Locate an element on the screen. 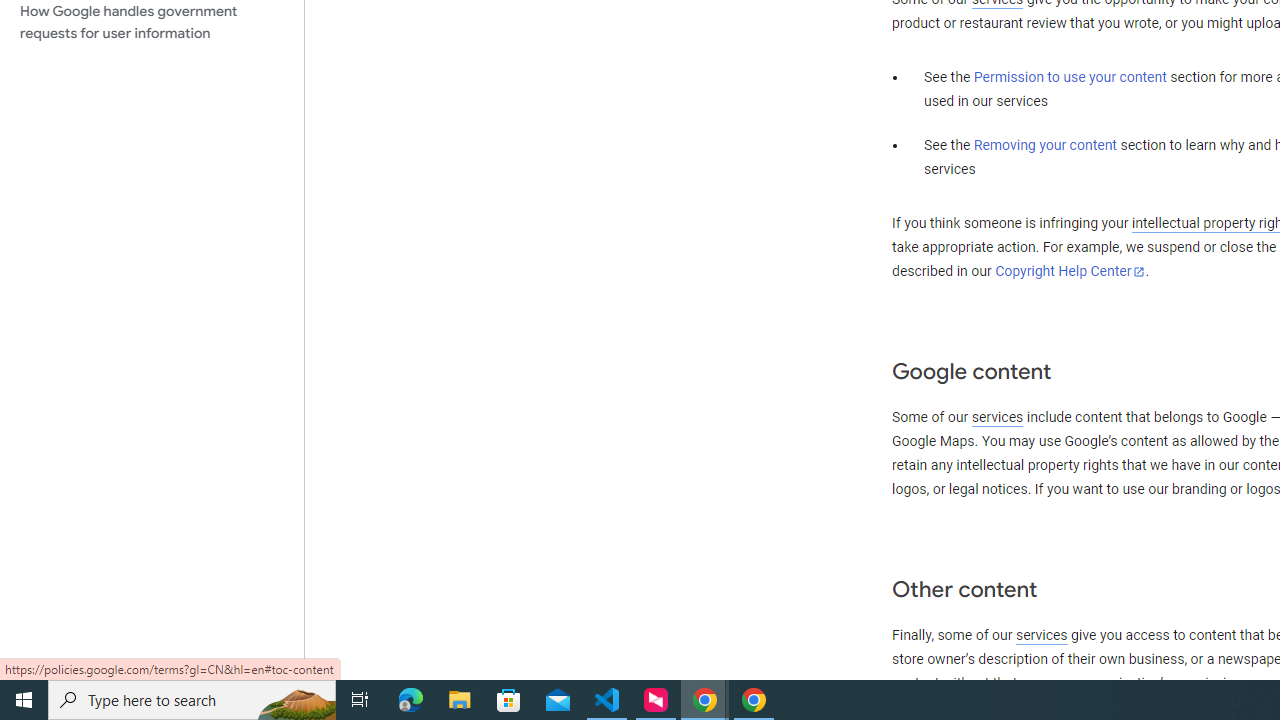  'Permission to use your content' is located at coordinates (1069, 77).